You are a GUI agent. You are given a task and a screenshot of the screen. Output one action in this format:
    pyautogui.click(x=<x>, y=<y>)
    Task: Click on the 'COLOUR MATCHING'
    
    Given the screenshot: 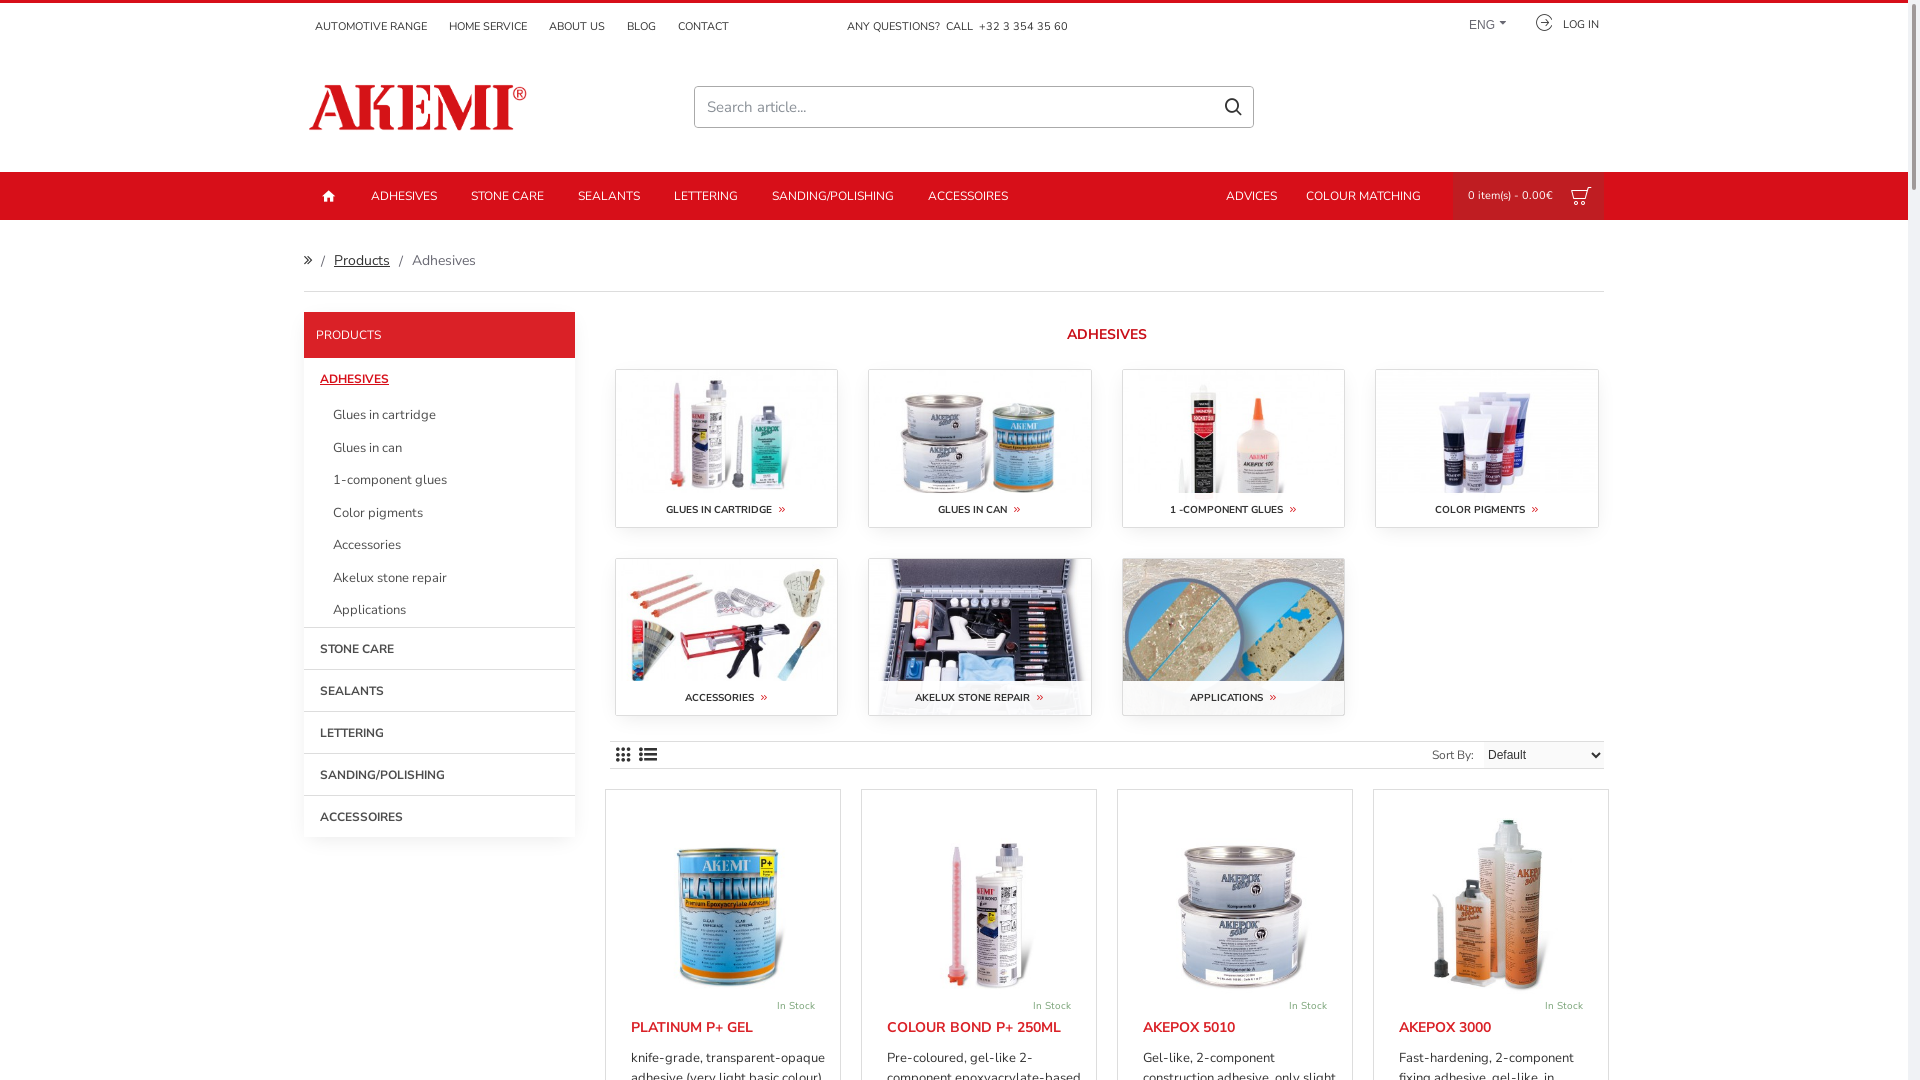 What is the action you would take?
    pyautogui.click(x=1362, y=196)
    